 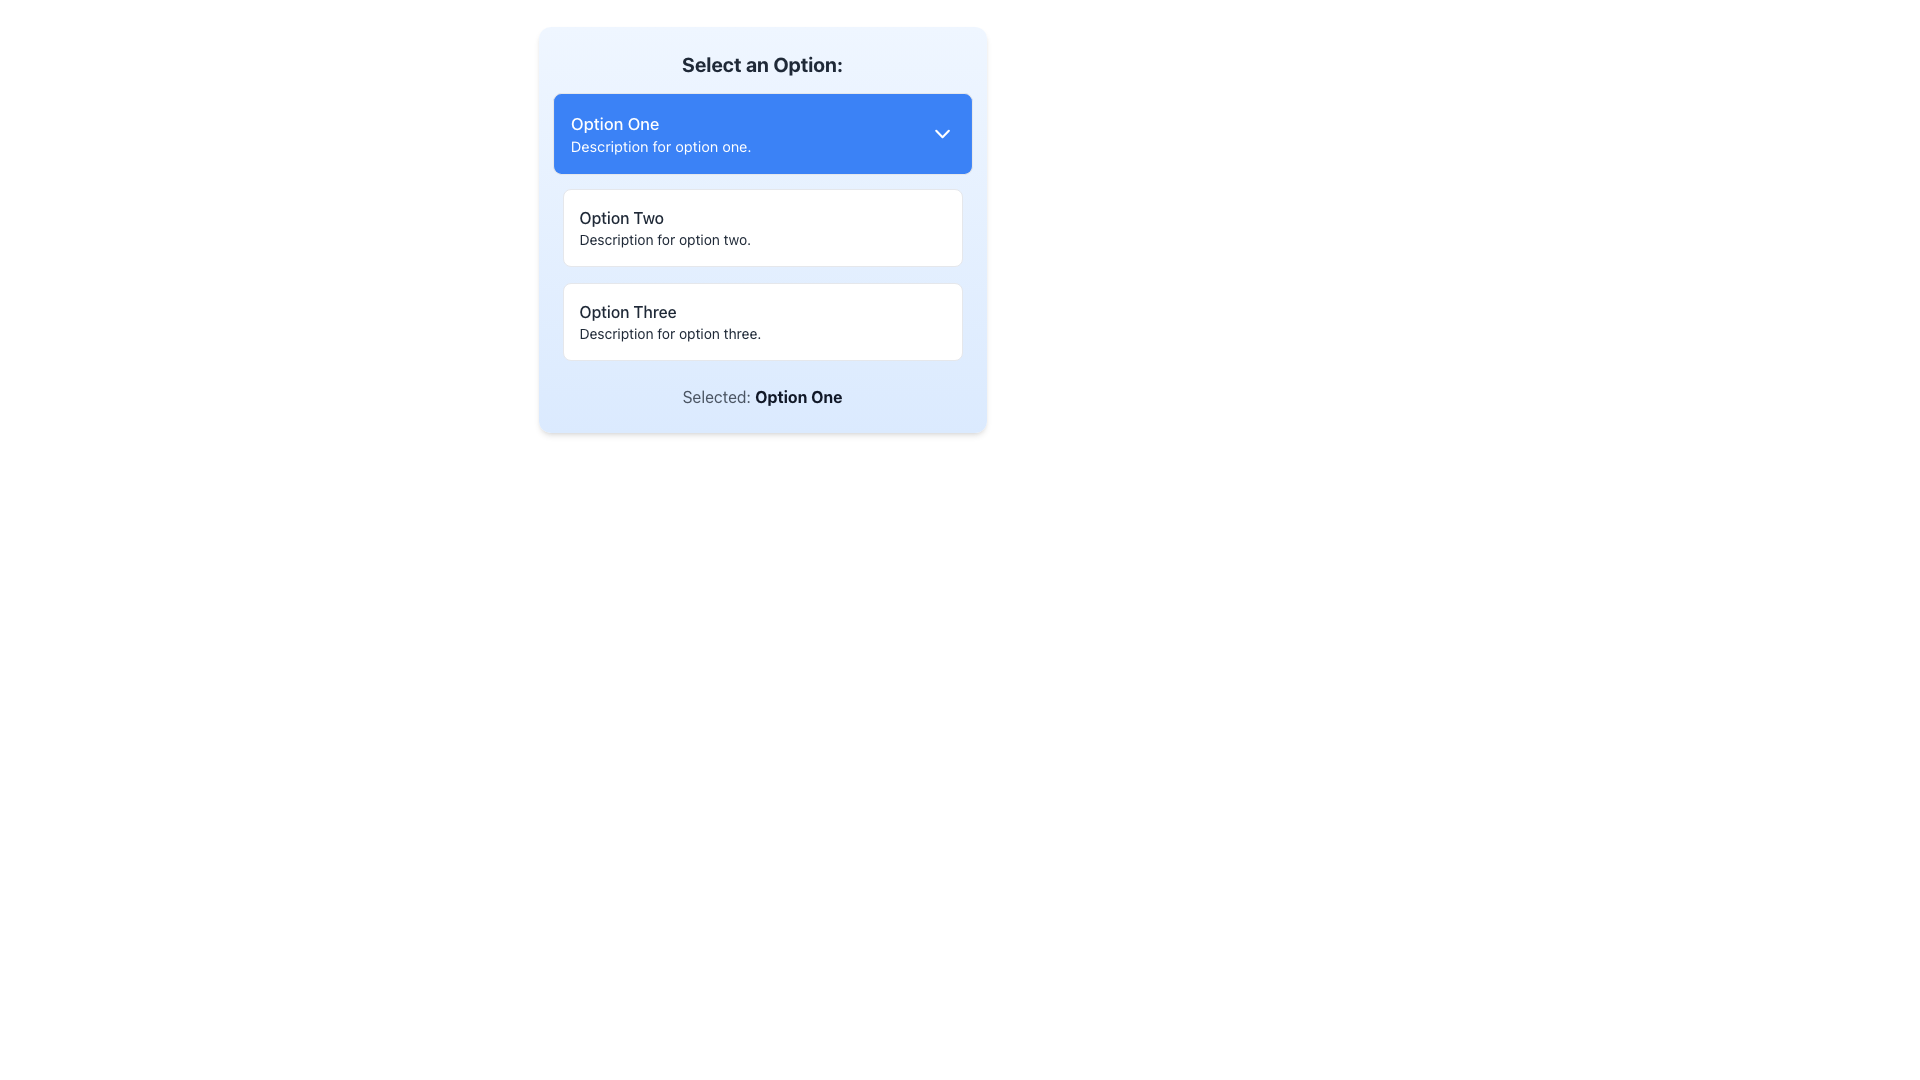 I want to click on the selectable option button labeled 'Option Two', so click(x=761, y=226).